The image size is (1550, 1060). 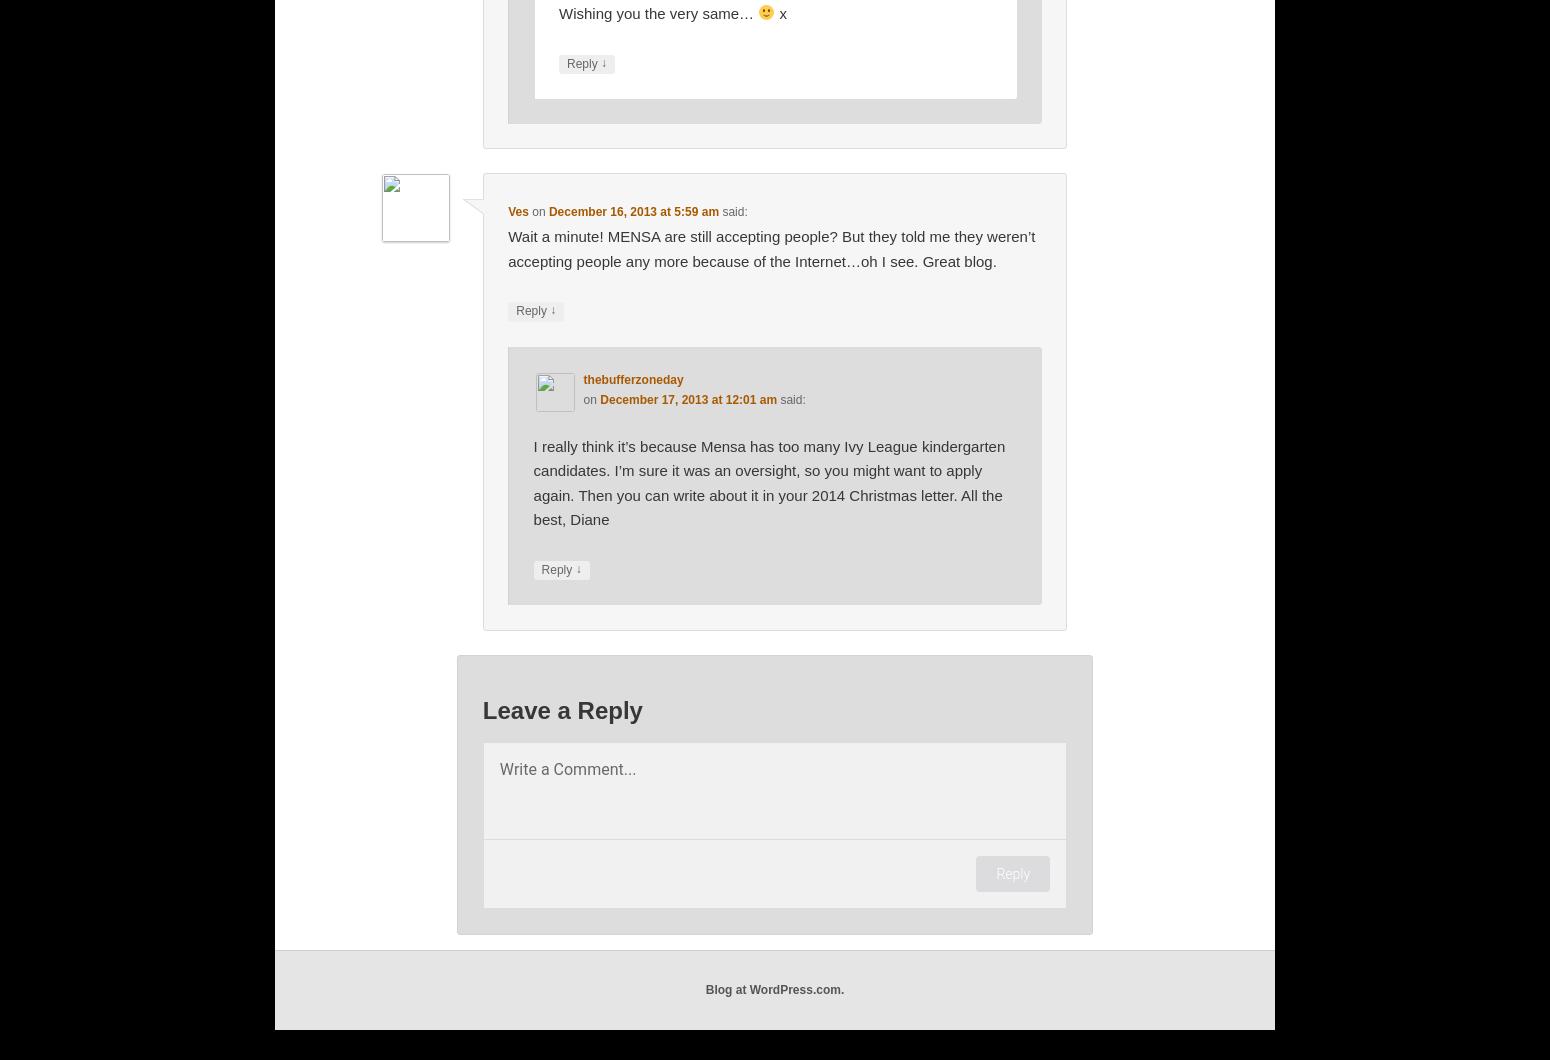 What do you see at coordinates (547, 210) in the screenshot?
I see `'December 16, 2013 at 5:59 am'` at bounding box center [547, 210].